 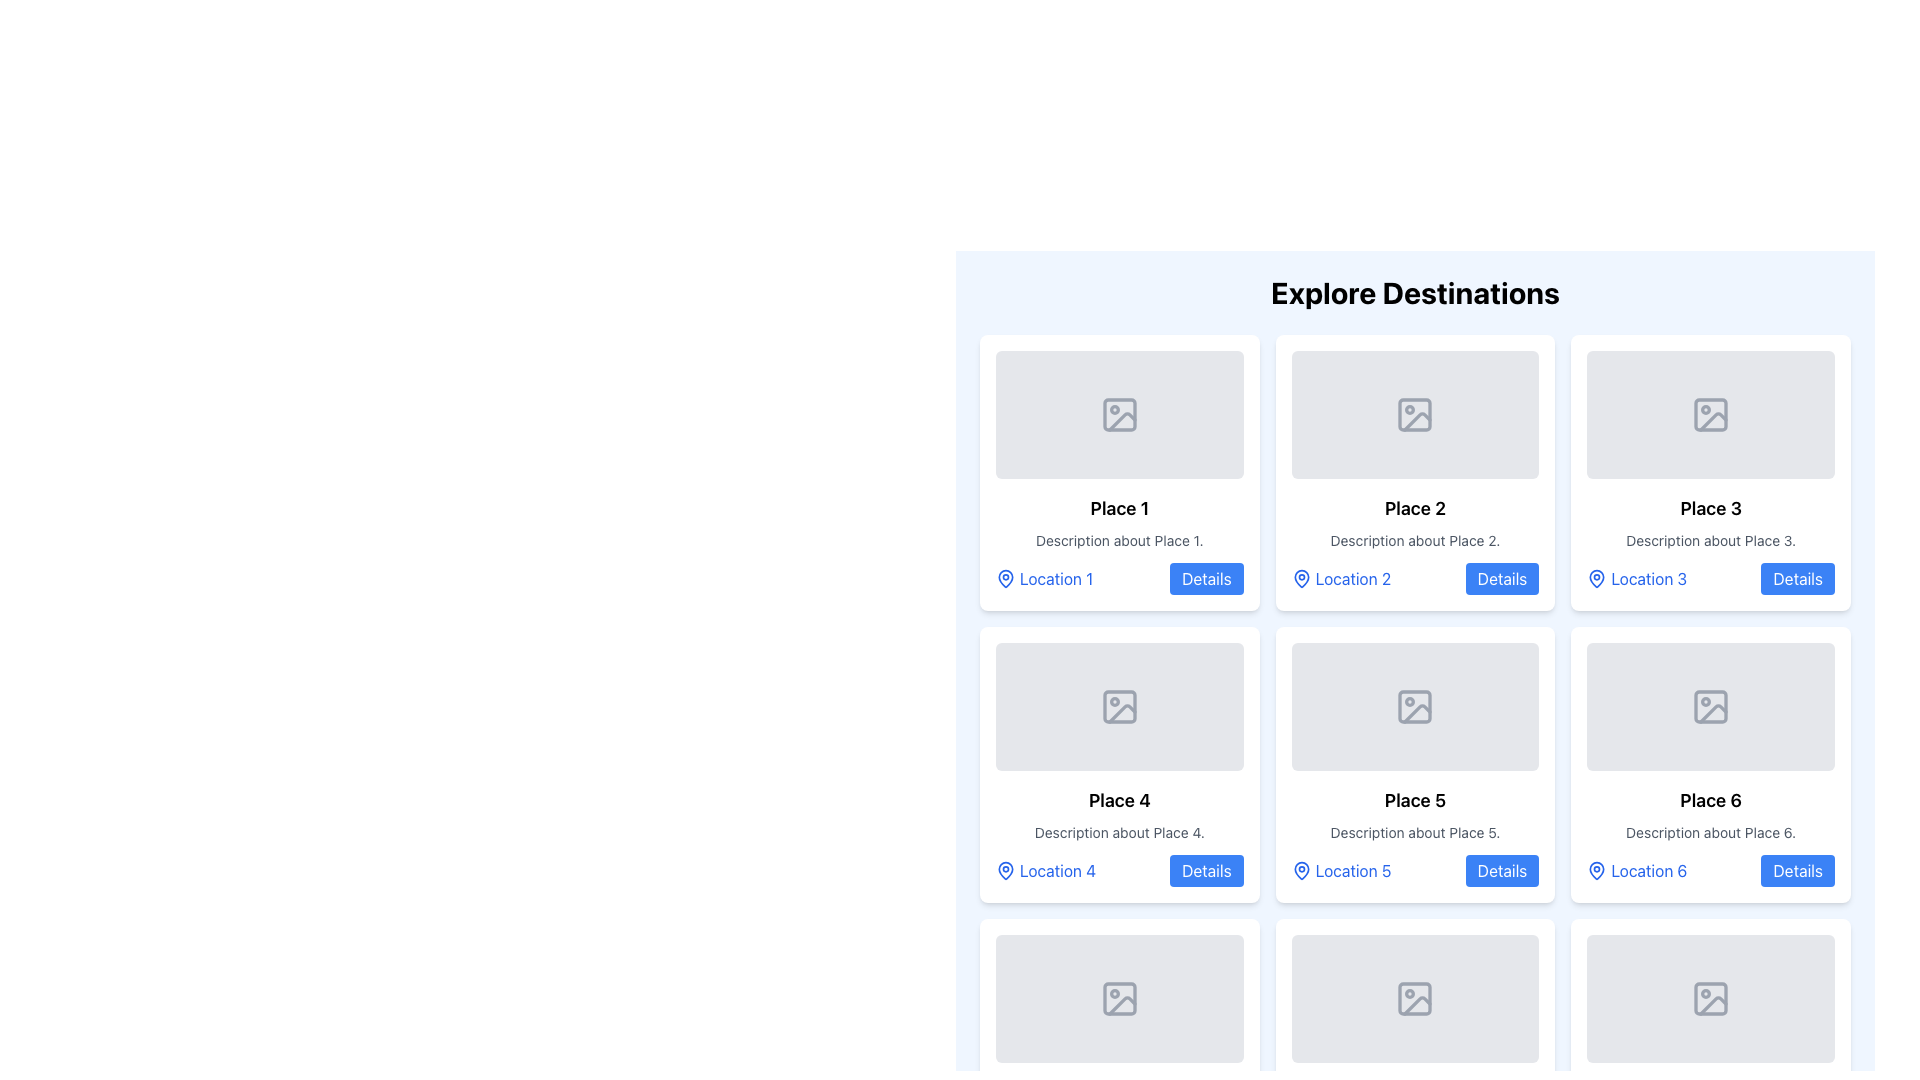 I want to click on the text label that identifies 'Place 2', located in the second card of the grid layout, above the description and below the placeholder image, so click(x=1414, y=508).